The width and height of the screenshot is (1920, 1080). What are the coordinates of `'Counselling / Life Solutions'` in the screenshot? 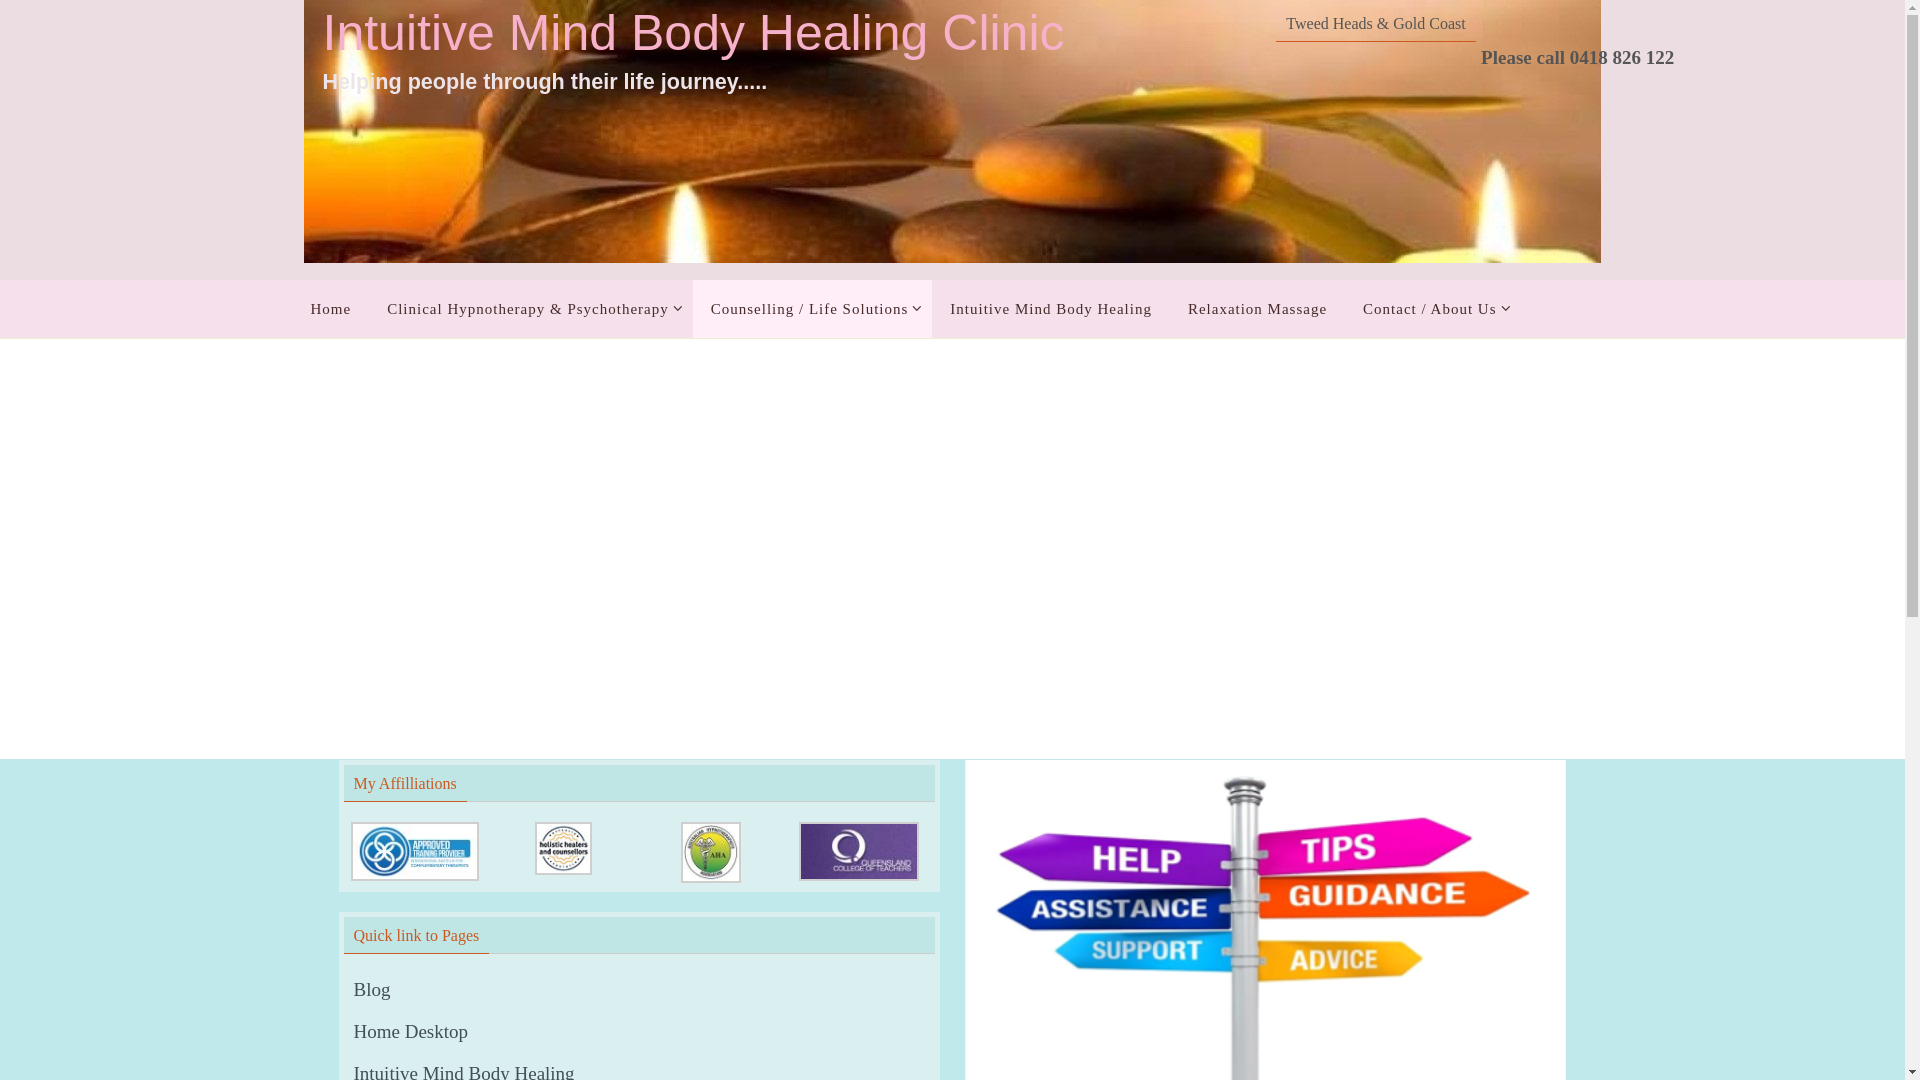 It's located at (812, 308).